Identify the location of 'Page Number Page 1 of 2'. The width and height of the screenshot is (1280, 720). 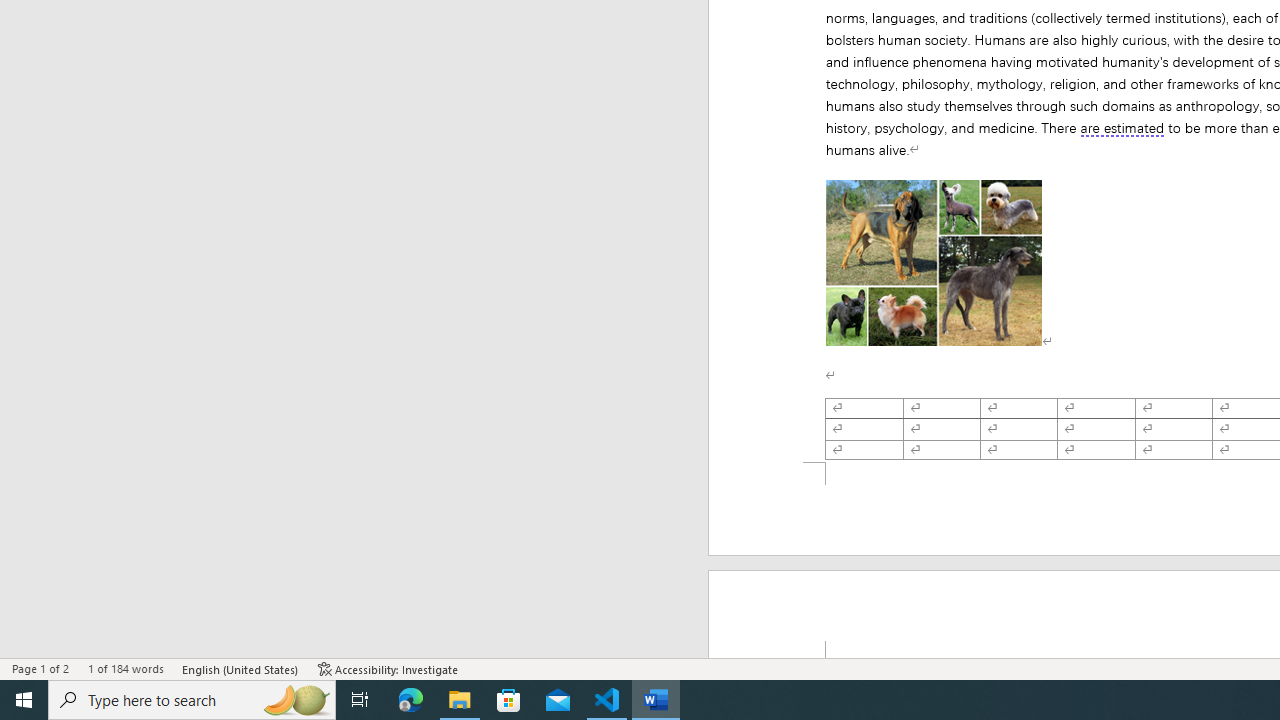
(40, 669).